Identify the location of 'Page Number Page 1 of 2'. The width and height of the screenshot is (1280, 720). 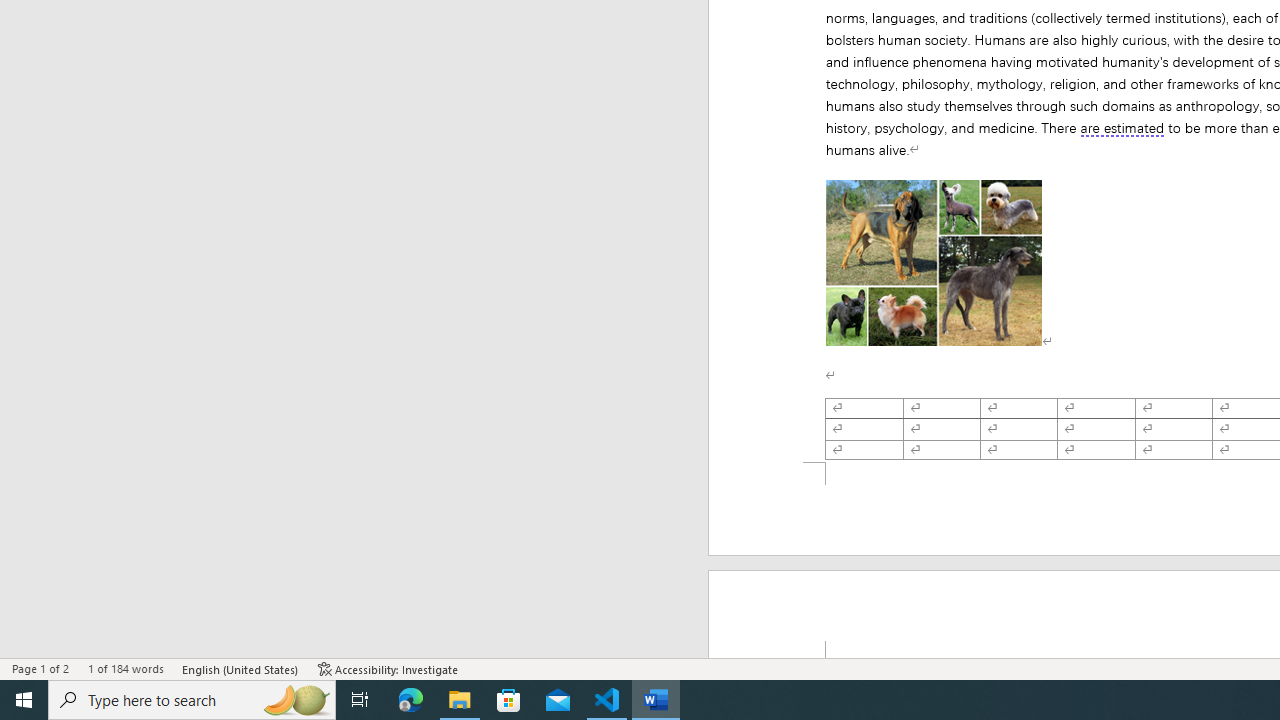
(40, 669).